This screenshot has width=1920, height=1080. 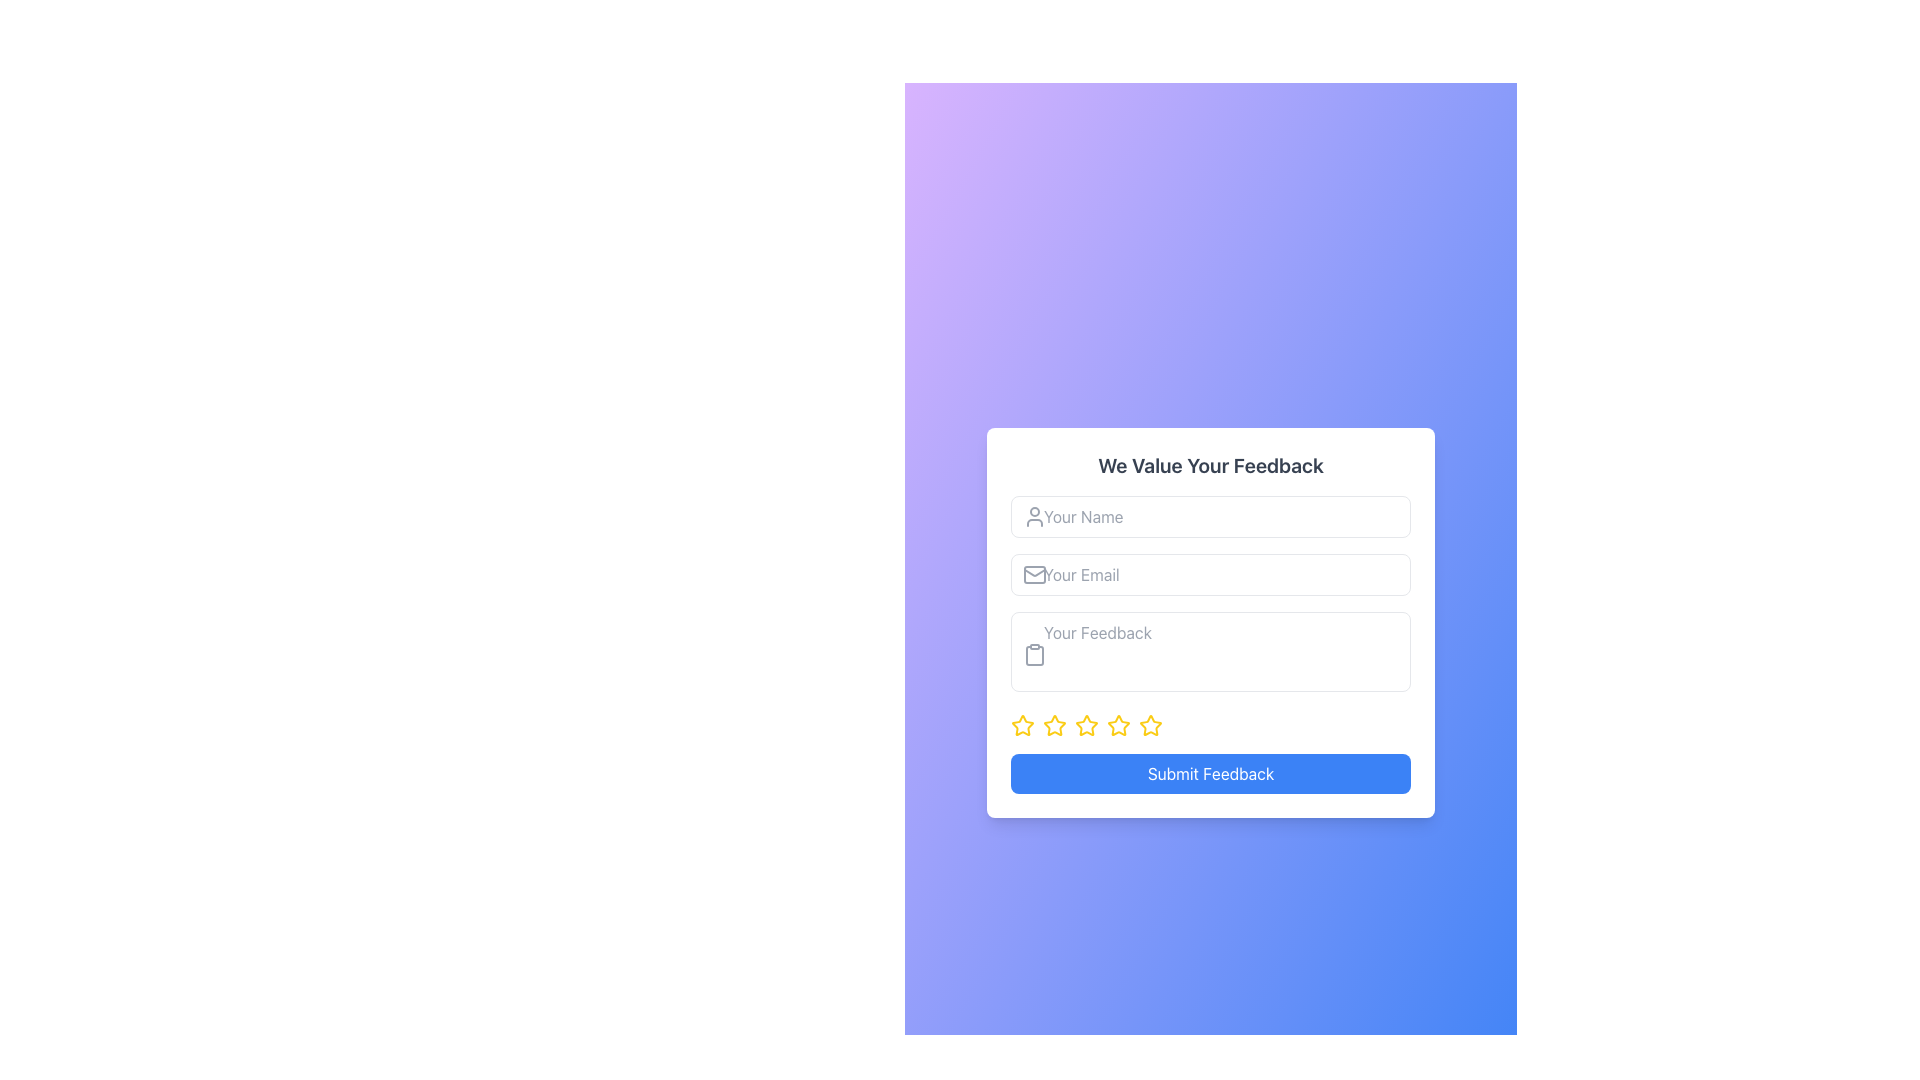 What do you see at coordinates (1150, 725) in the screenshot?
I see `the fifth star-shaped rating icon with a bright yellow outline` at bounding box center [1150, 725].